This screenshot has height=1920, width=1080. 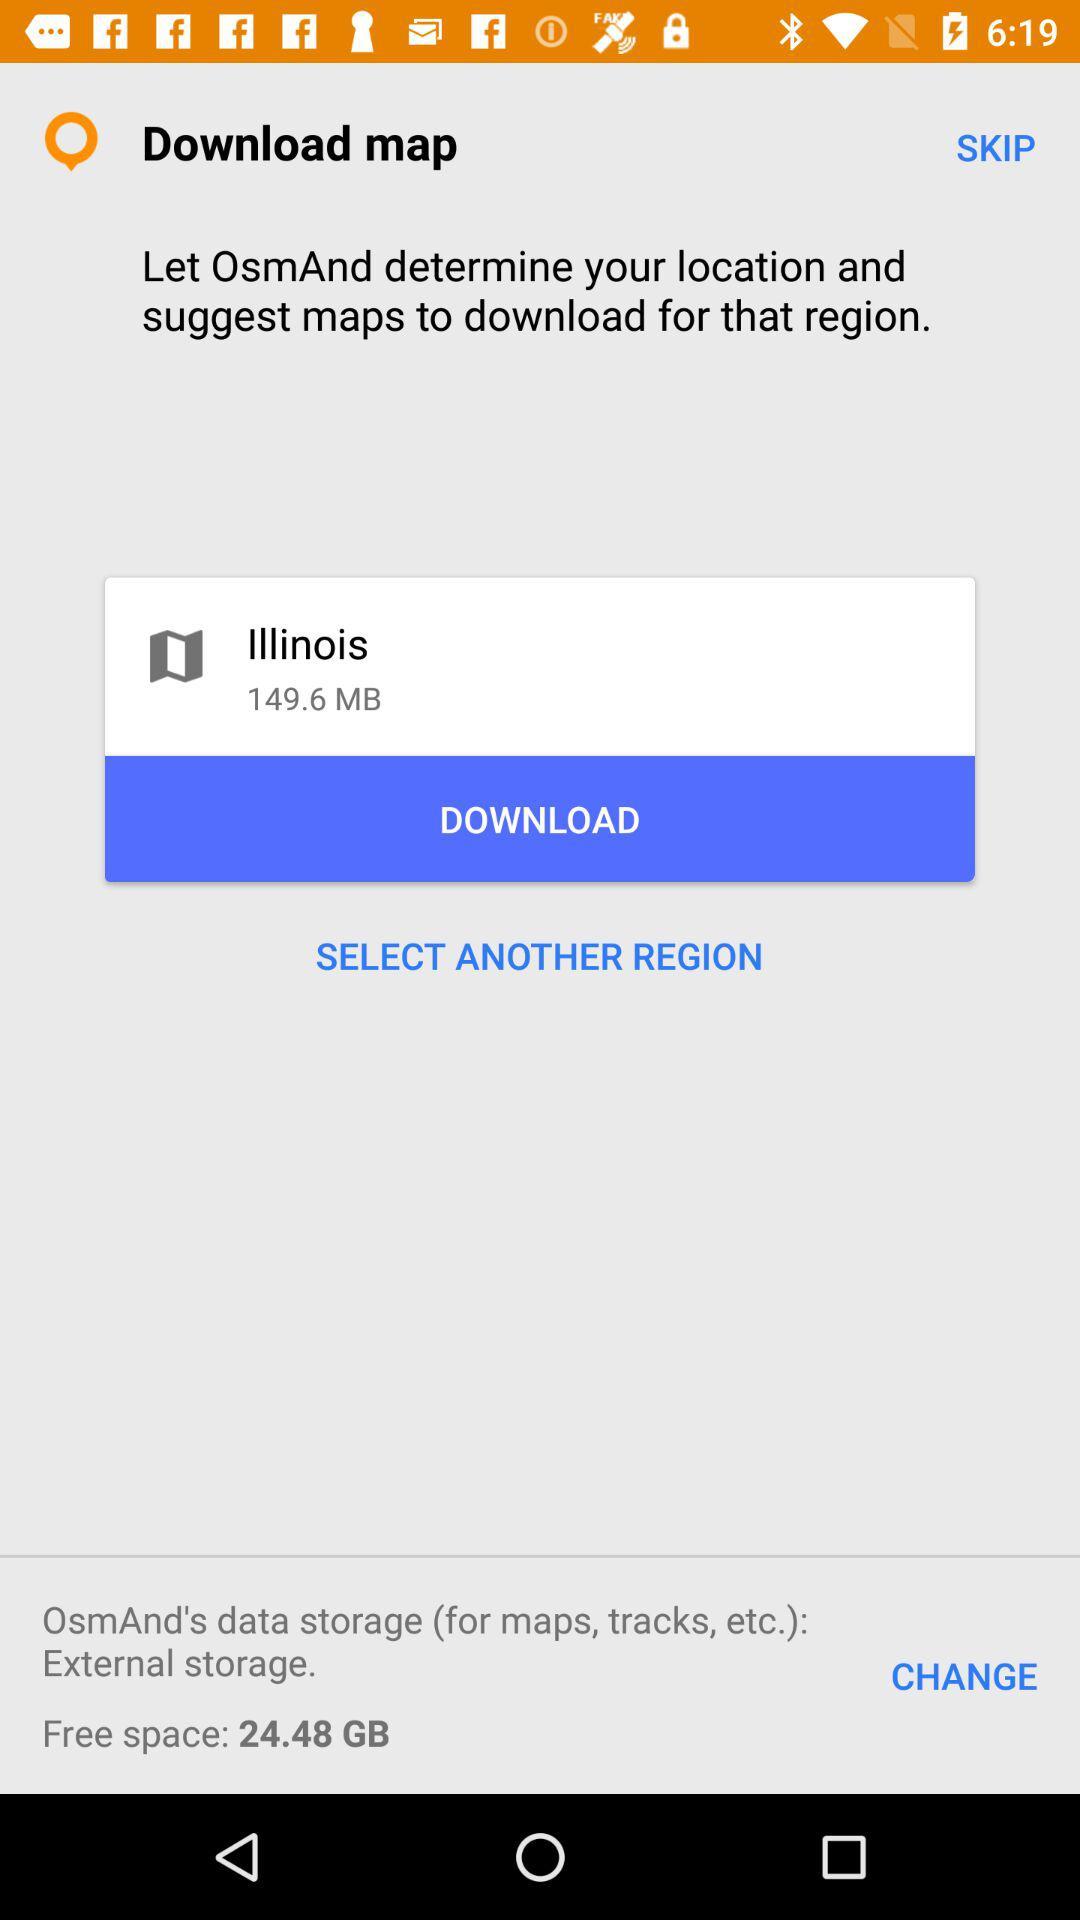 What do you see at coordinates (995, 1543) in the screenshot?
I see `the minus icon` at bounding box center [995, 1543].